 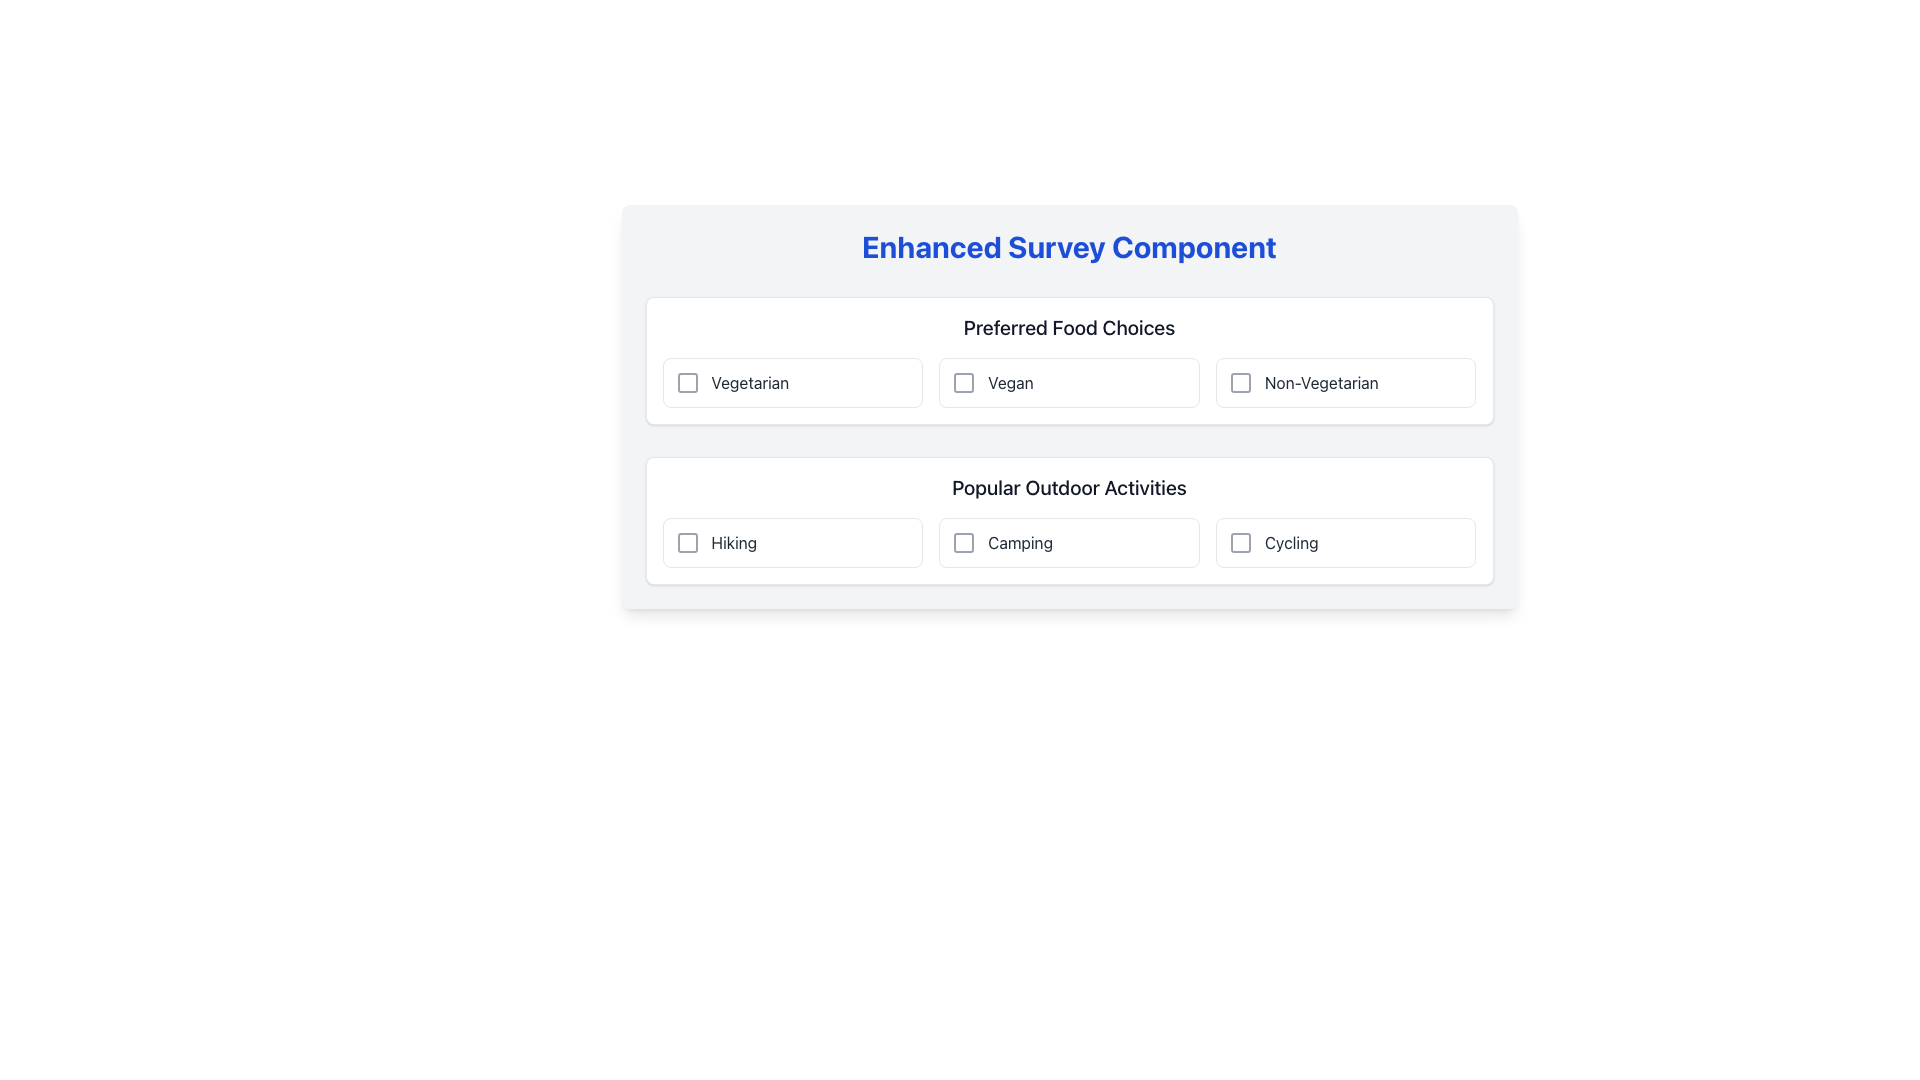 What do you see at coordinates (964, 543) in the screenshot?
I see `the checkbox indicator for the 'Camping' option` at bounding box center [964, 543].